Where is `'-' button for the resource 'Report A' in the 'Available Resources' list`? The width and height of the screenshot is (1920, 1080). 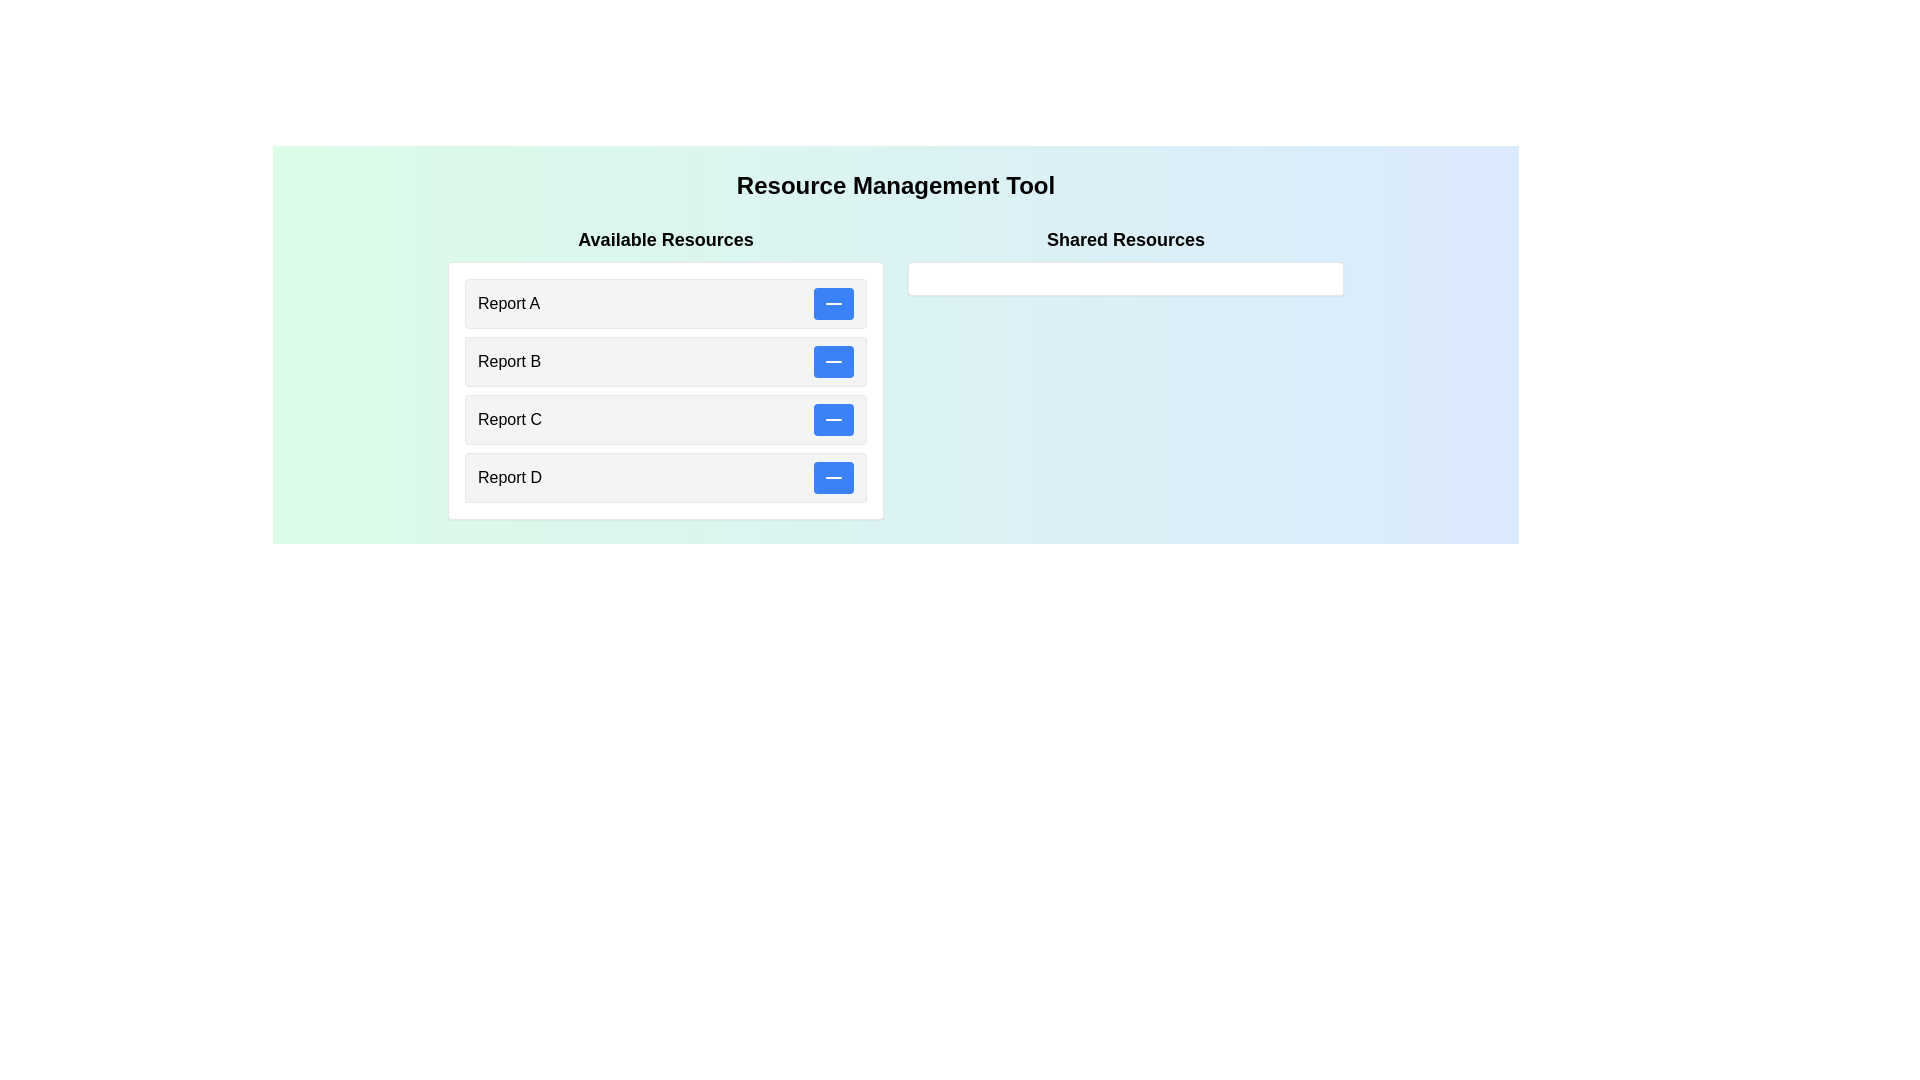
'-' button for the resource 'Report A' in the 'Available Resources' list is located at coordinates (834, 304).